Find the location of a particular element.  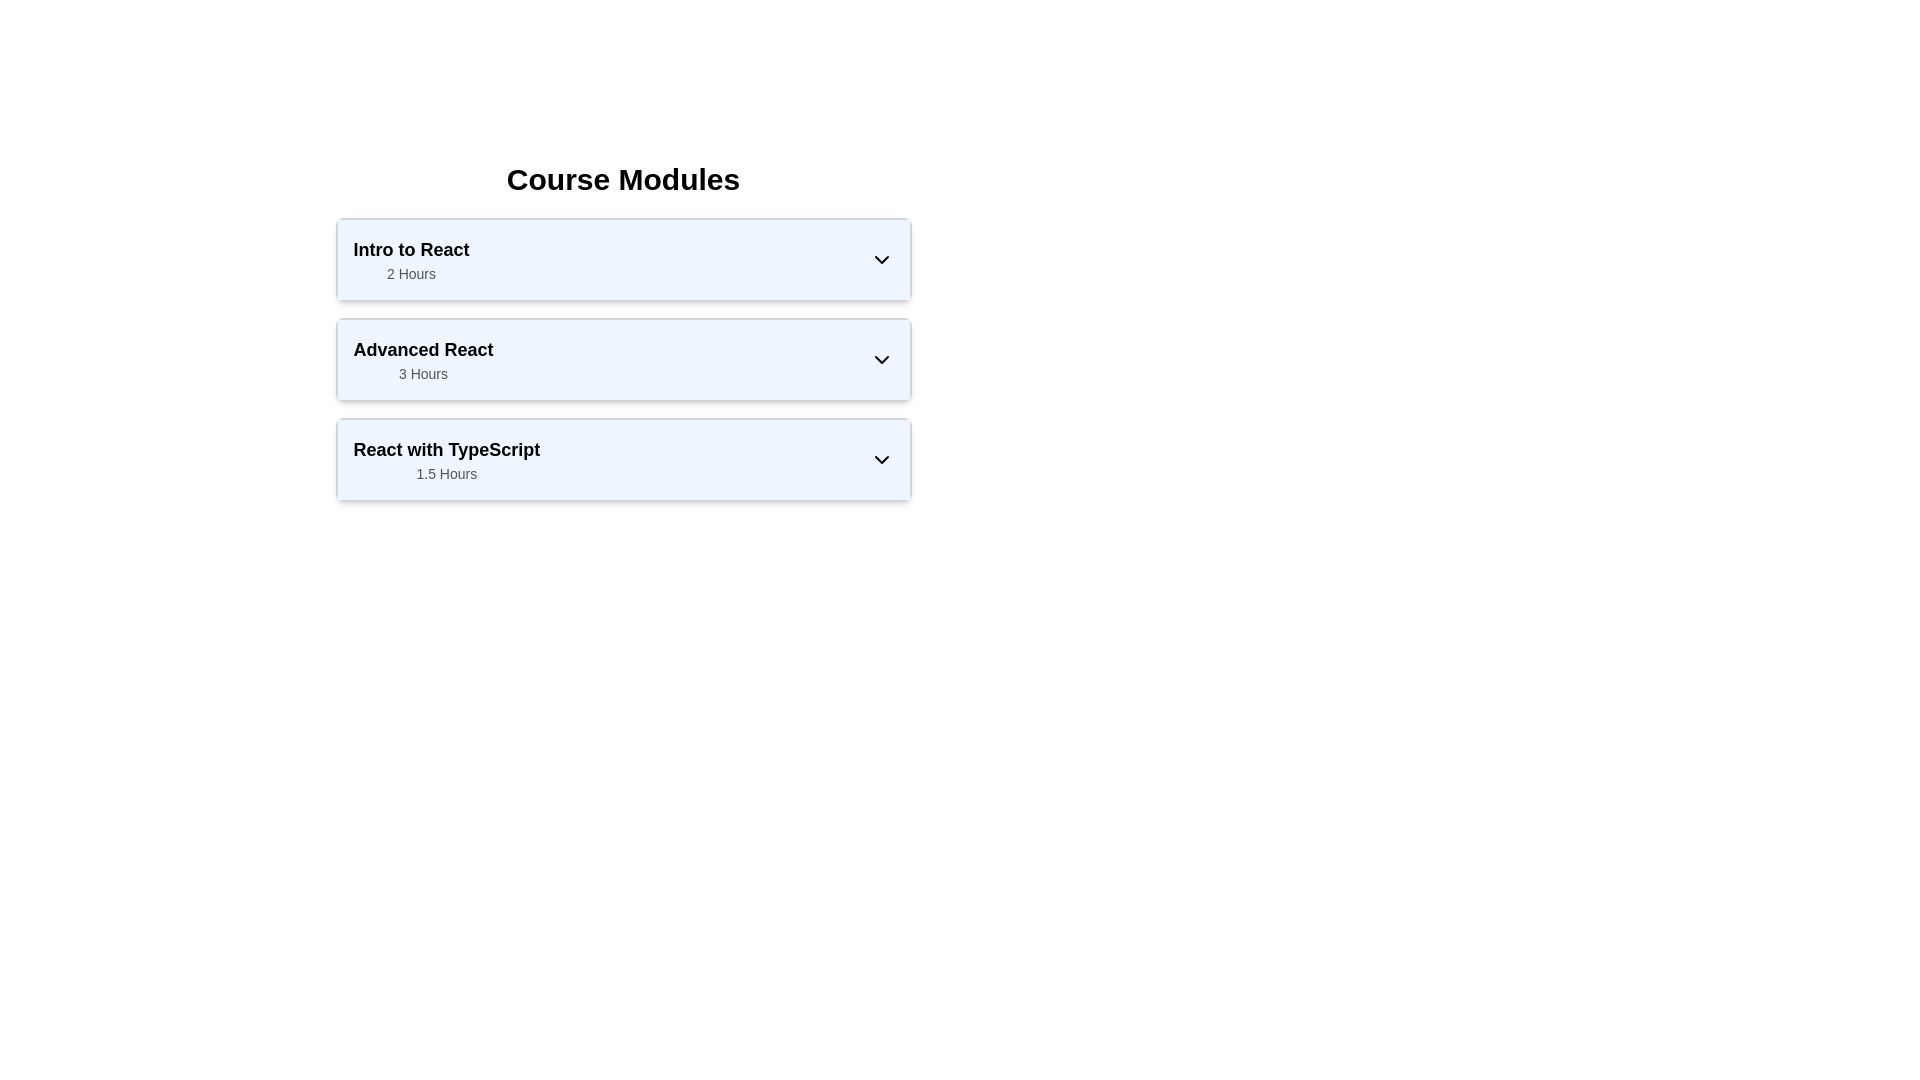

the third selectable item is located at coordinates (622, 459).